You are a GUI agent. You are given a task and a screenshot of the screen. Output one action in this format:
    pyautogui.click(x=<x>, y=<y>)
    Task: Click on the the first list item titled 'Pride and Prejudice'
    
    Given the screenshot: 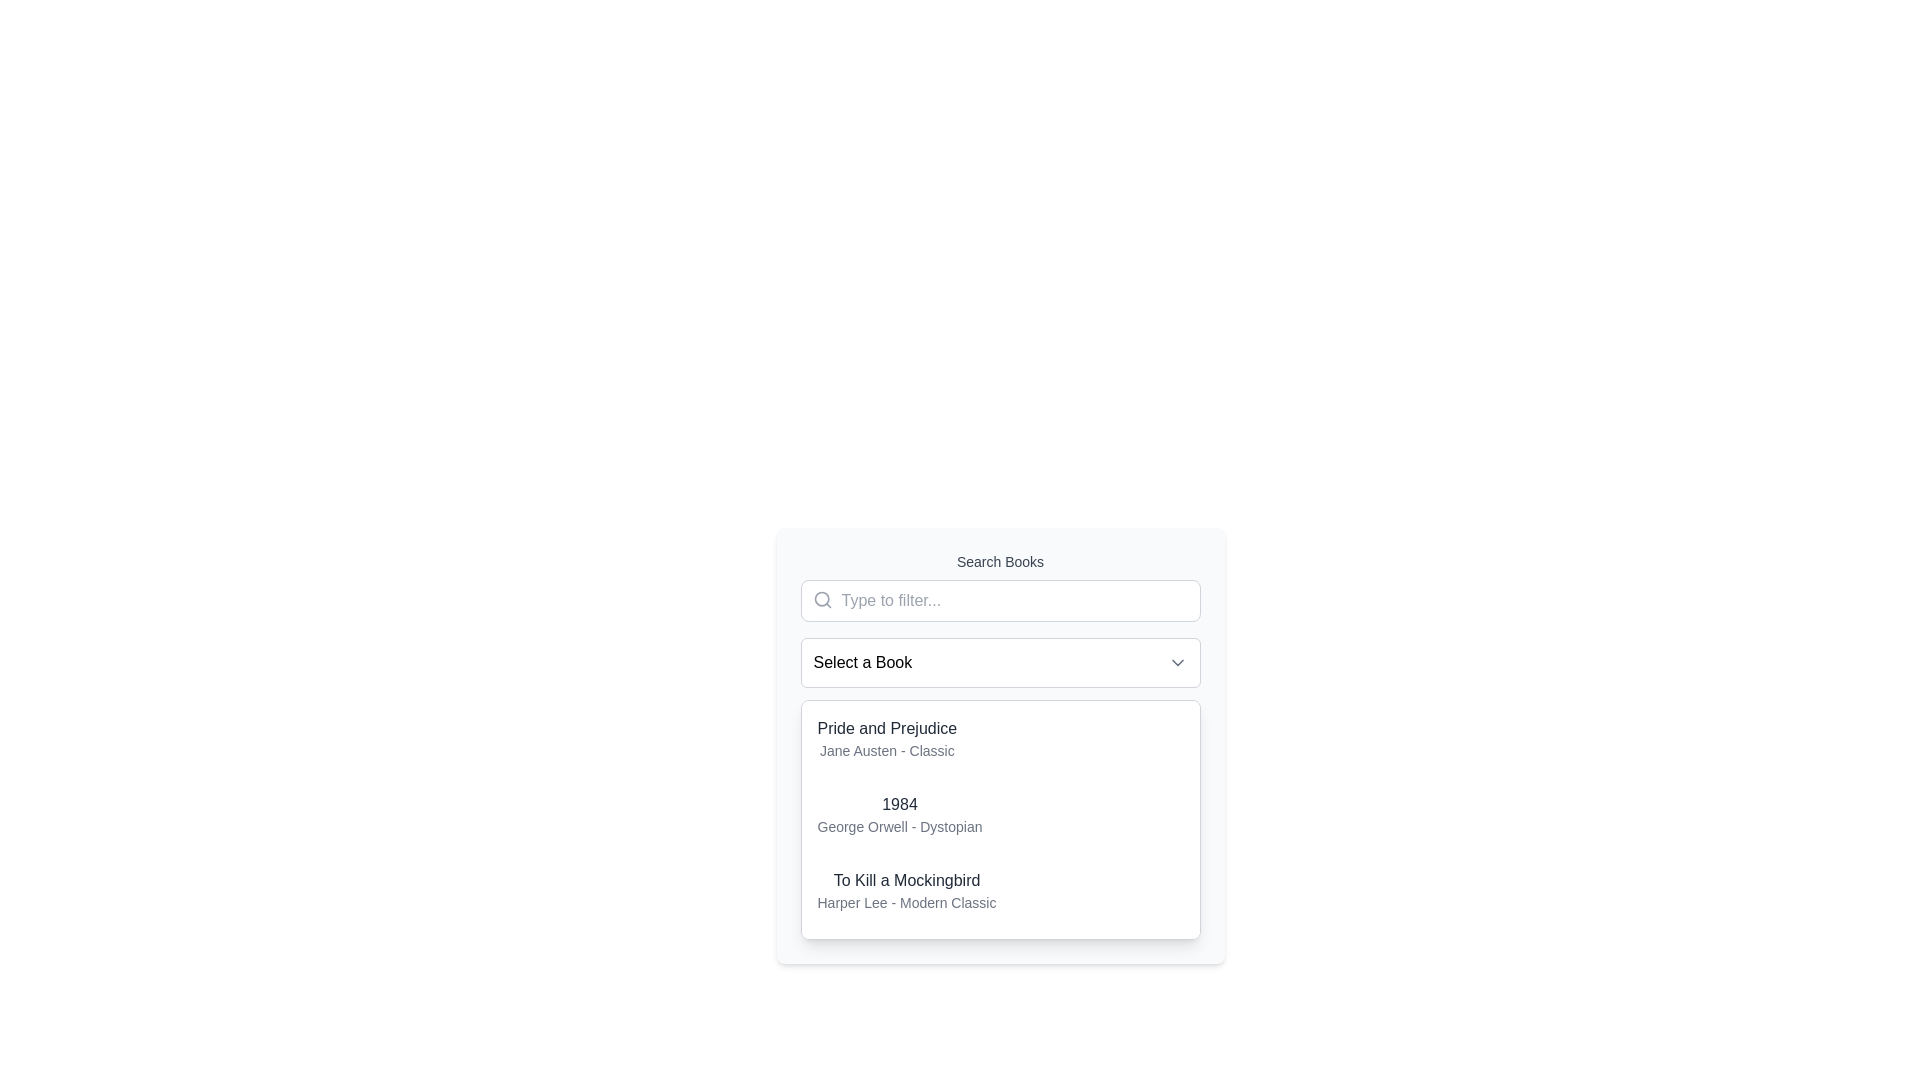 What is the action you would take?
    pyautogui.click(x=1000, y=739)
    